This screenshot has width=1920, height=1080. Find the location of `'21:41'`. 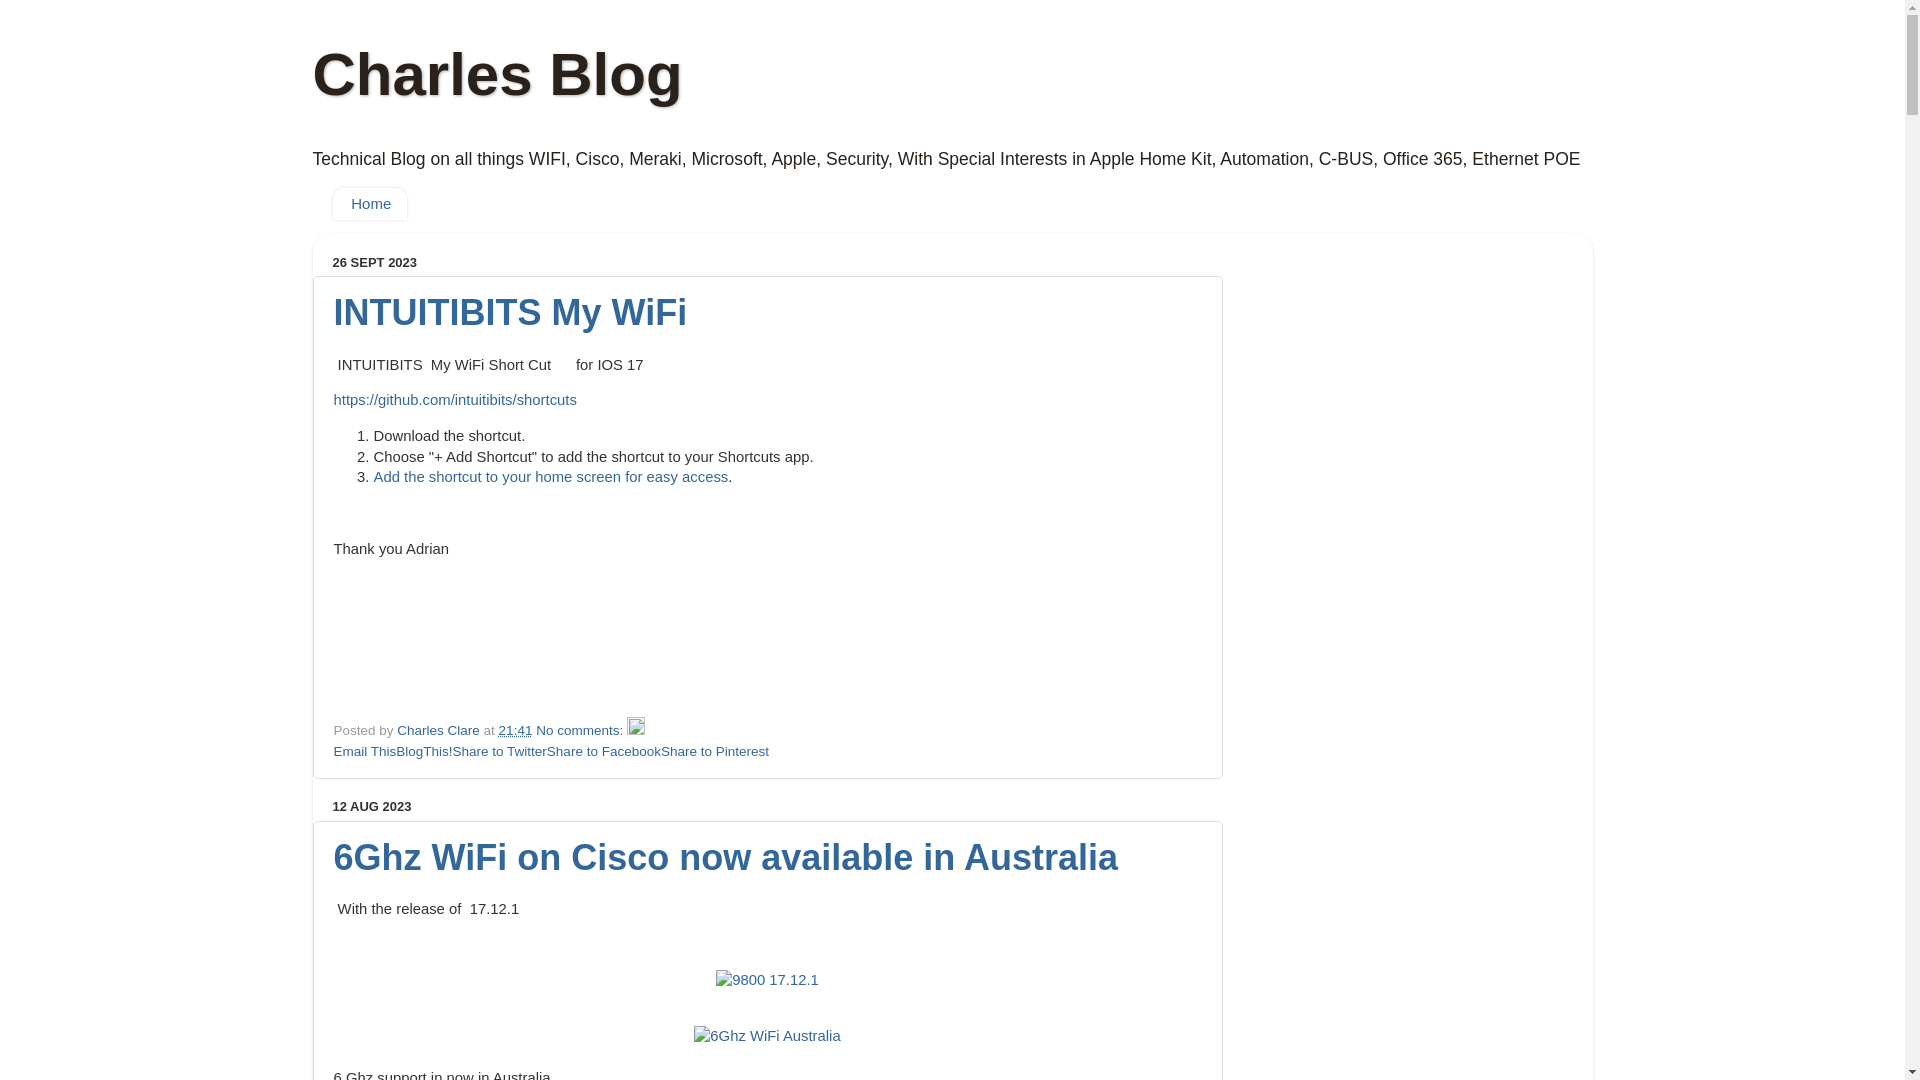

'21:41' is located at coordinates (499, 730).